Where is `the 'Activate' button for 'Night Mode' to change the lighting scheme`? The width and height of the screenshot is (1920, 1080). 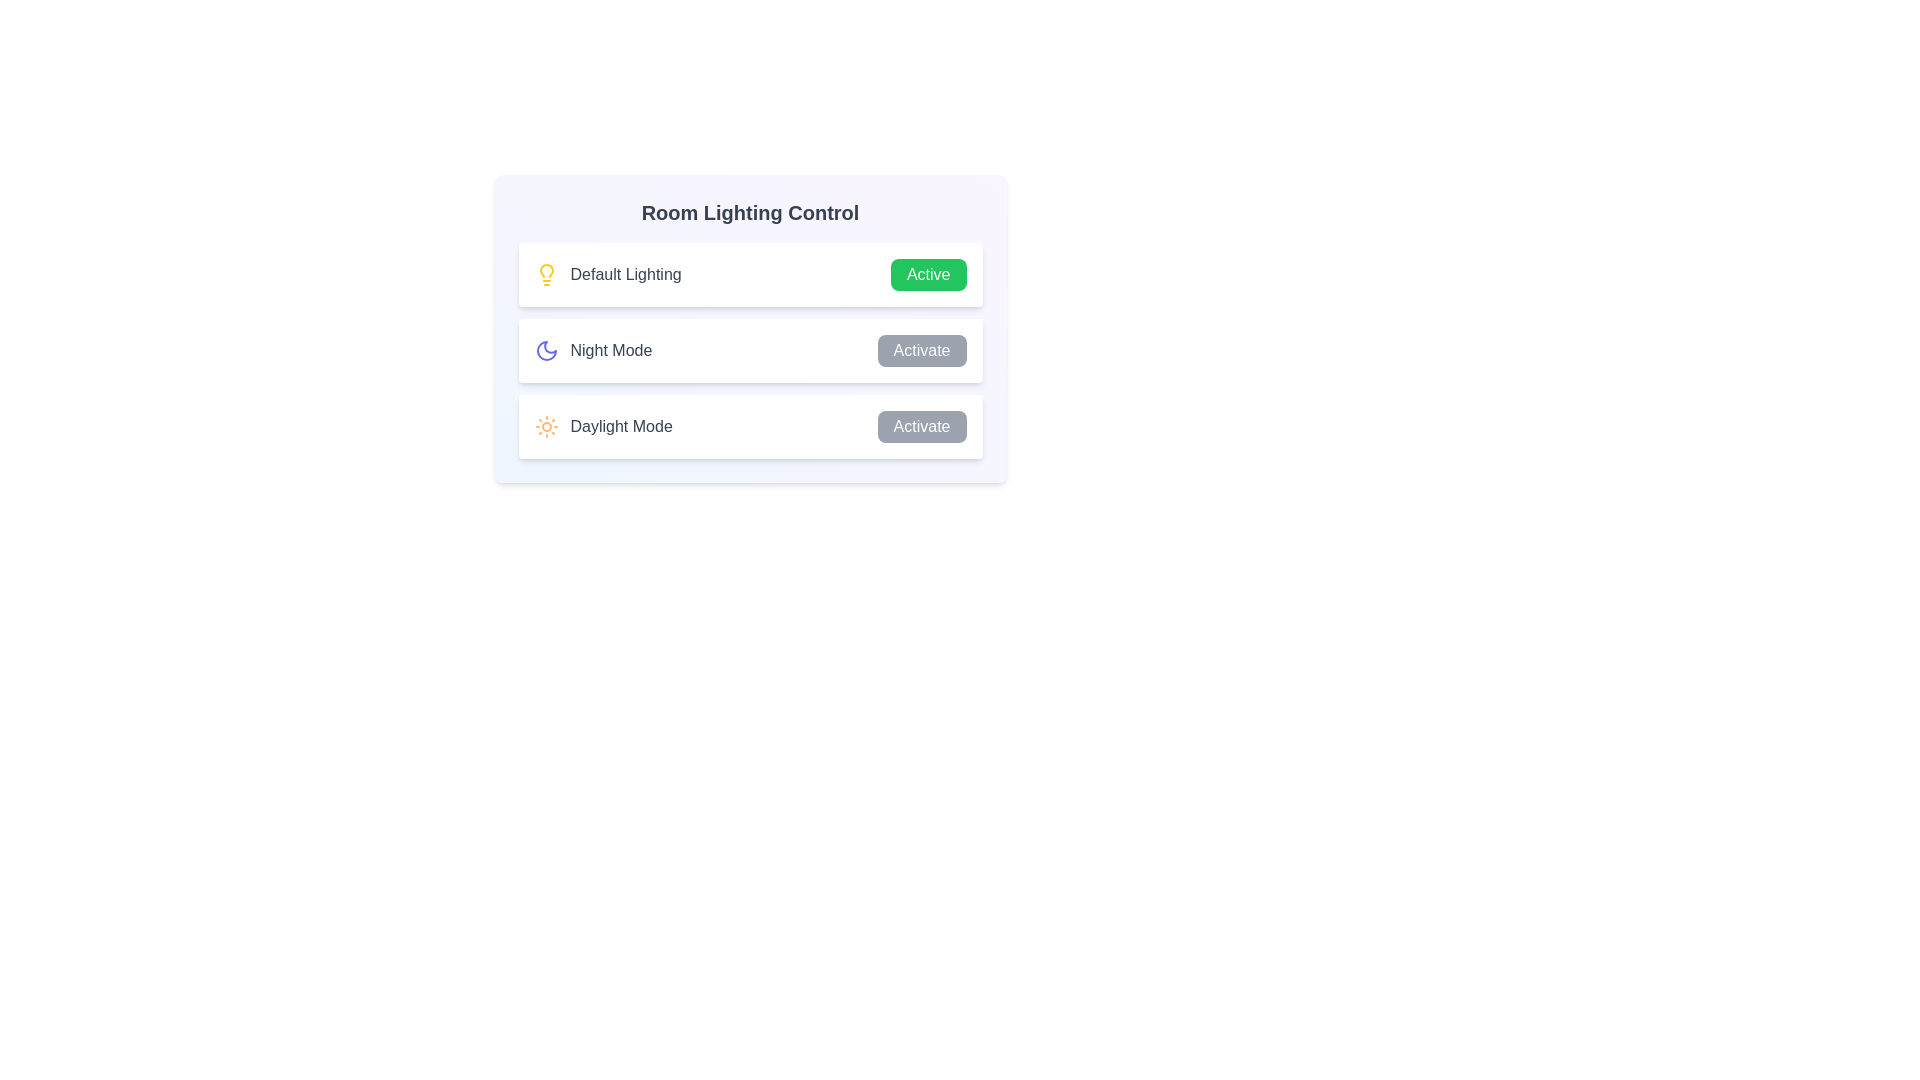
the 'Activate' button for 'Night Mode' to change the lighting scheme is located at coordinates (920, 350).